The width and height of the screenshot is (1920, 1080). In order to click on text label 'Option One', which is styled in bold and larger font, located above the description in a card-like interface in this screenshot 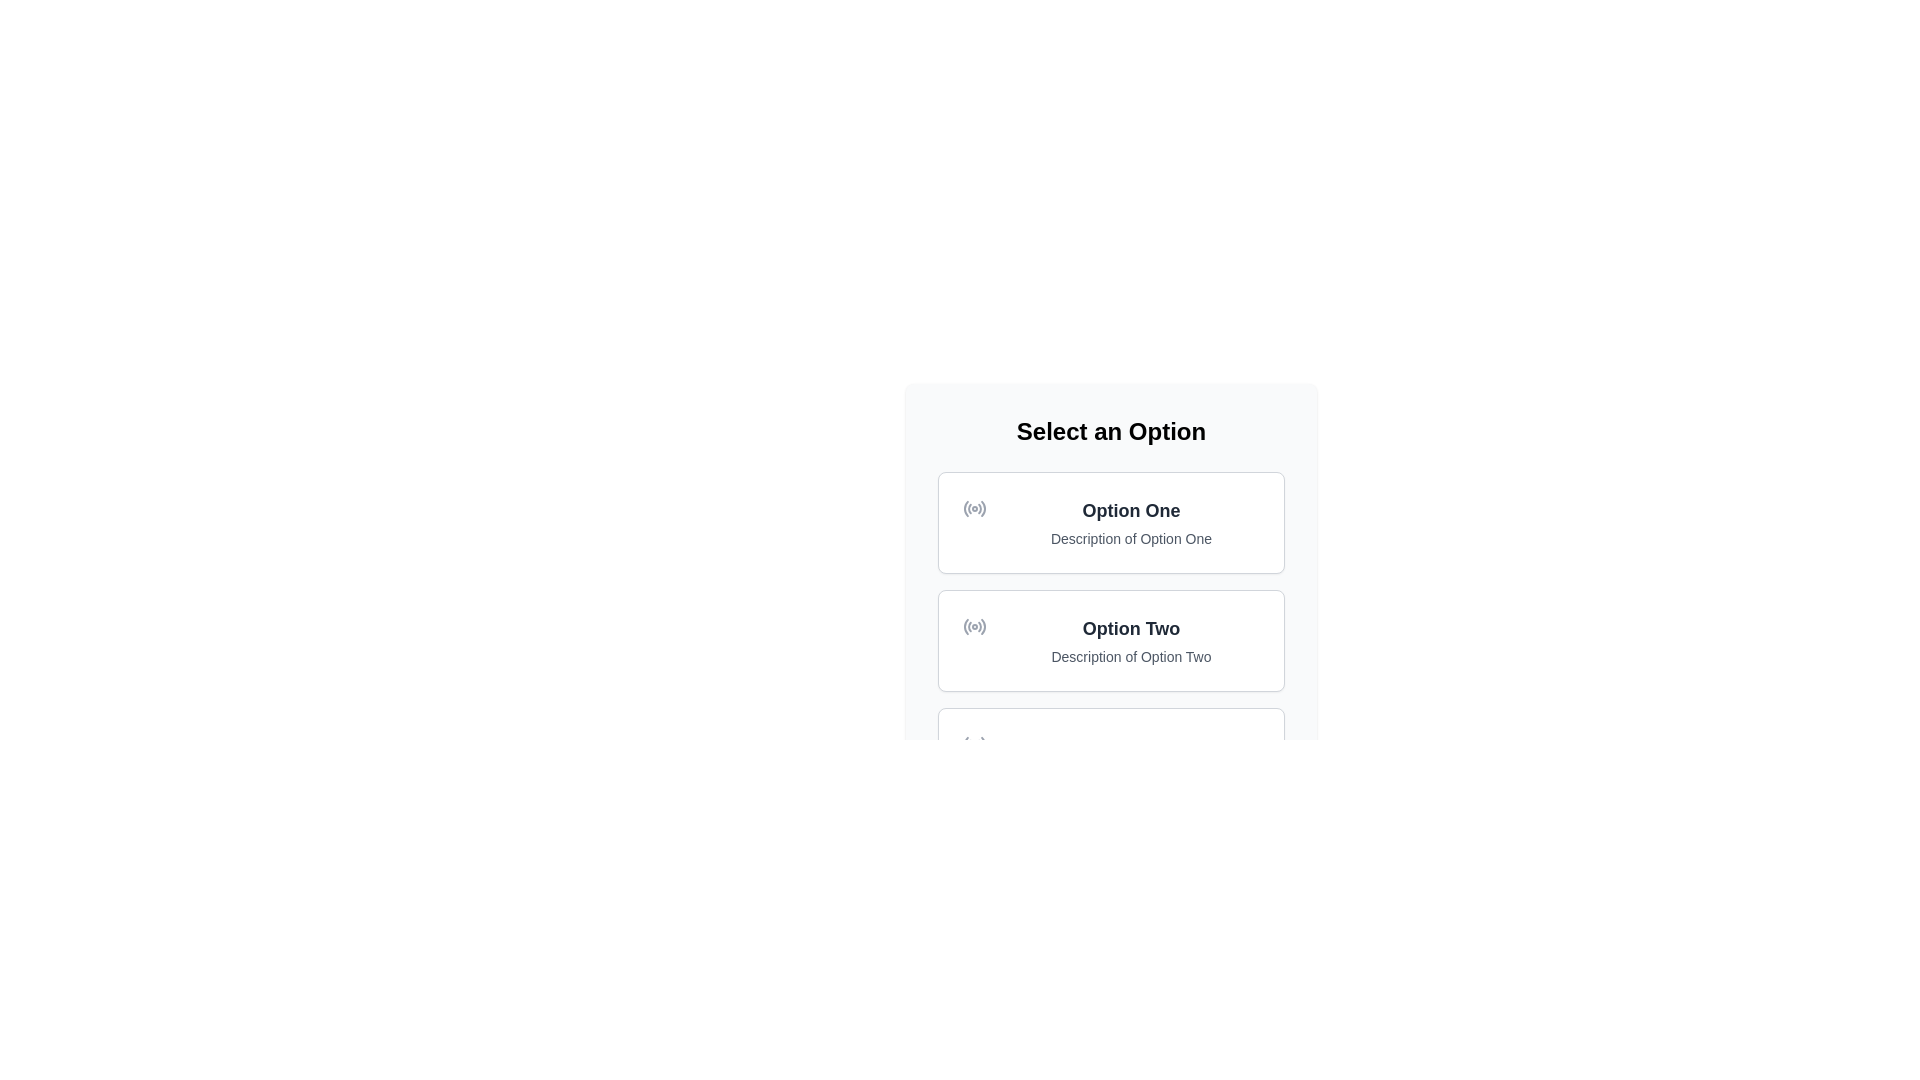, I will do `click(1131, 509)`.